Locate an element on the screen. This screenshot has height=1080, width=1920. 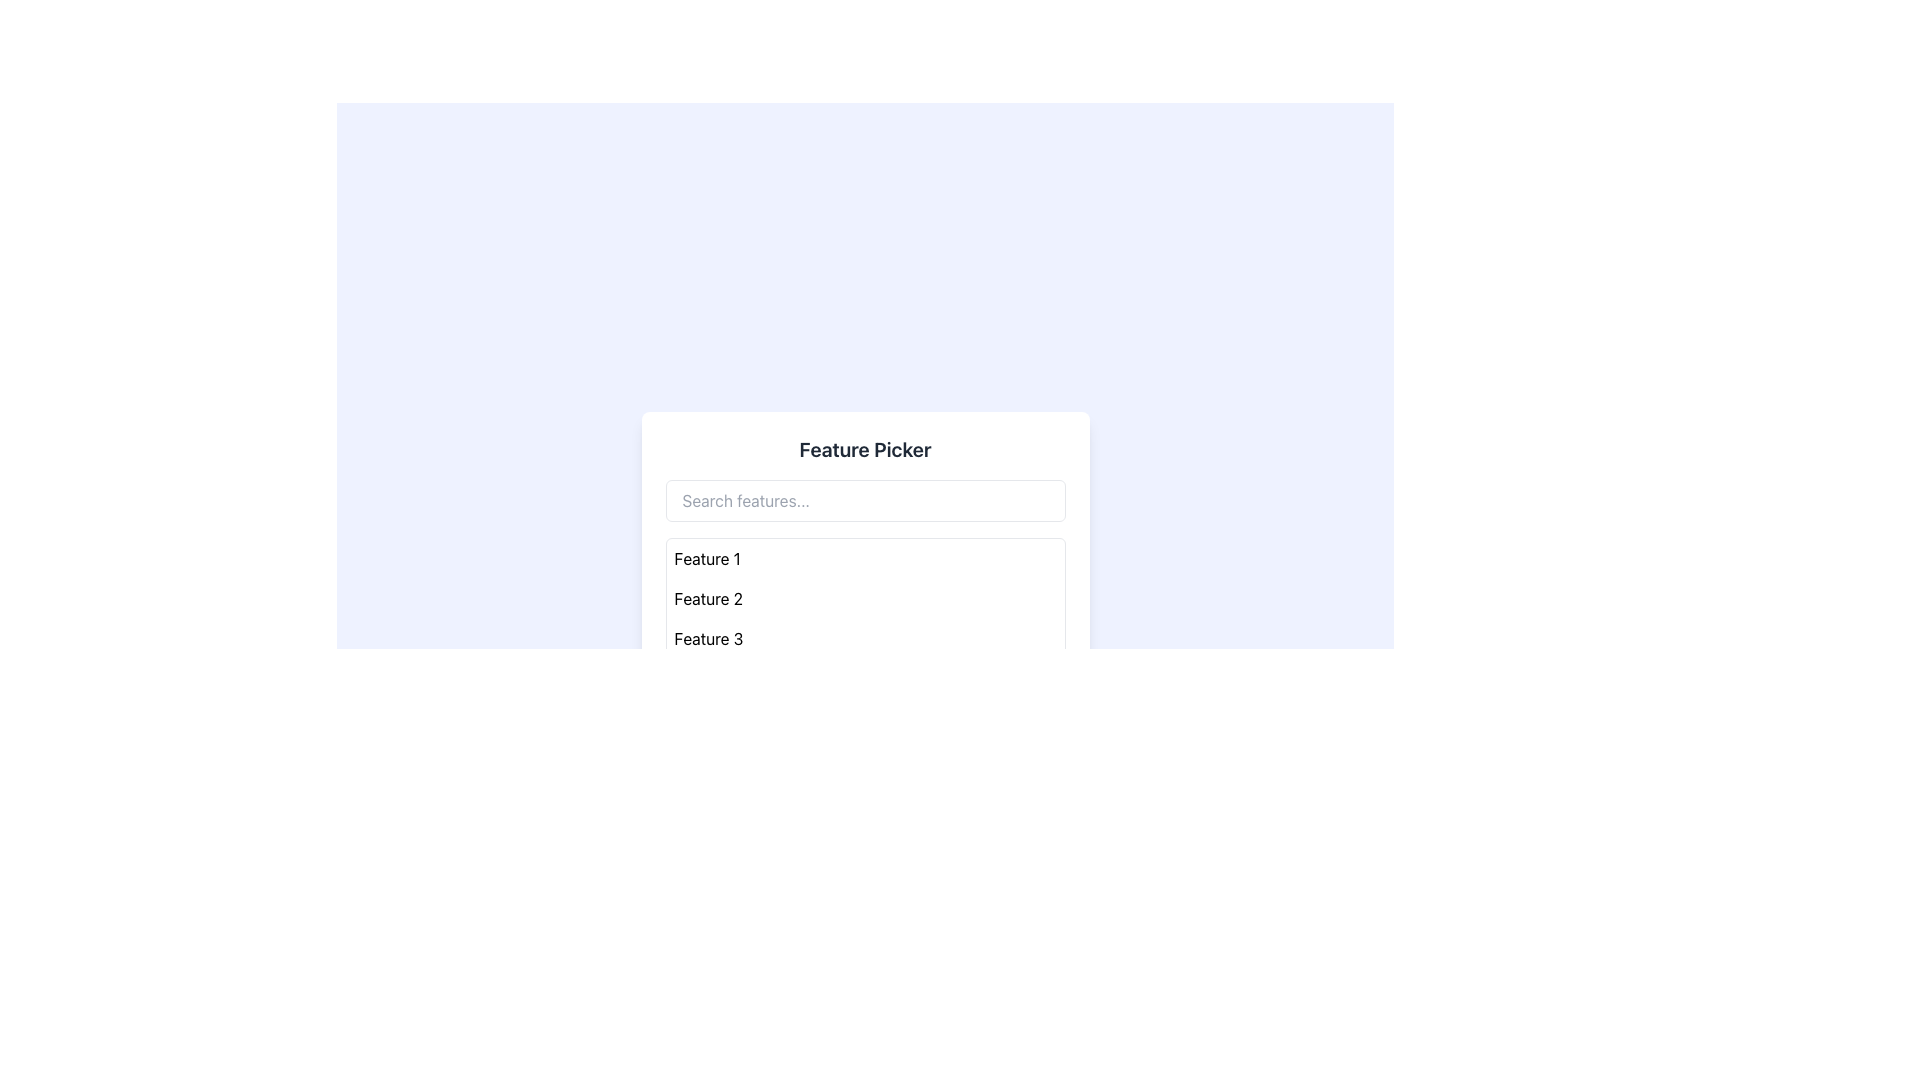
the second text label in the vertical feature picker interface, which is positioned between 'Feature 1' and 'Feature 3' is located at coordinates (708, 597).